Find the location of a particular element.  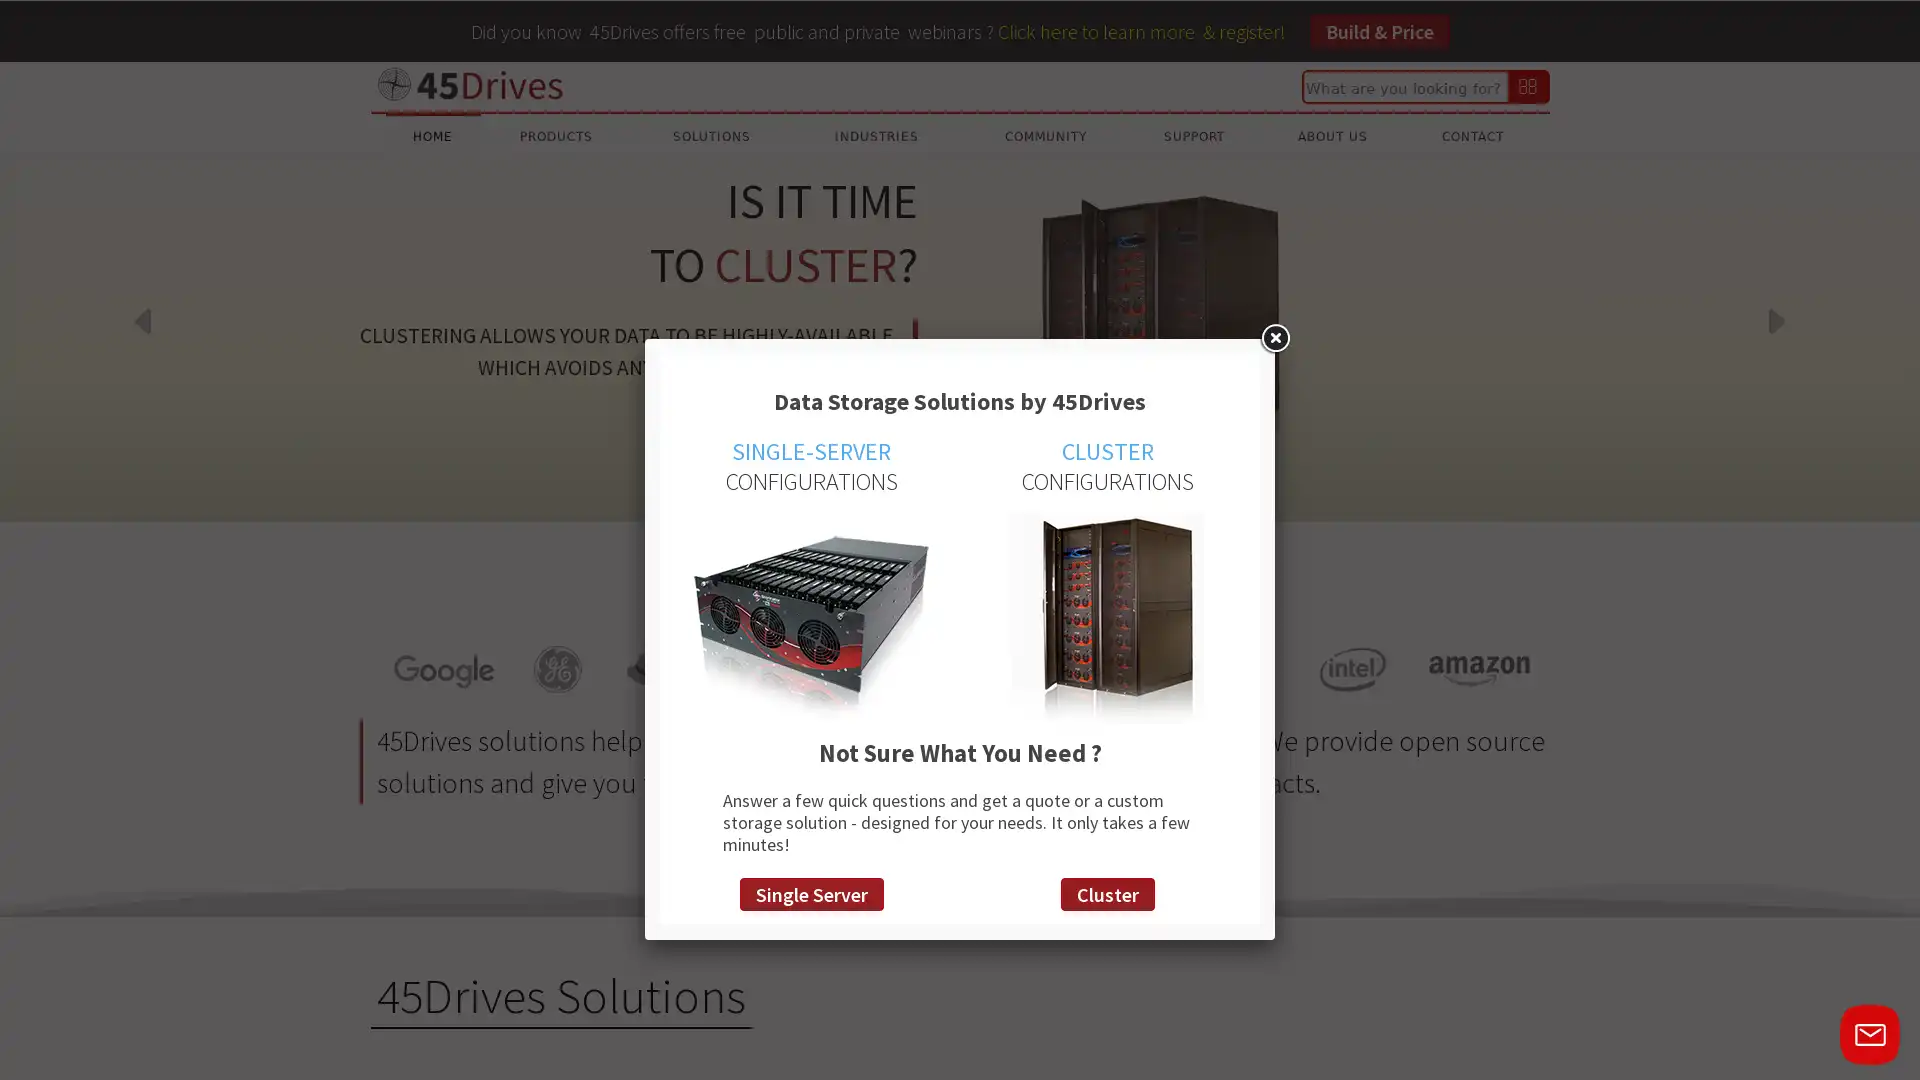

LEARN MORE is located at coordinates (848, 432).